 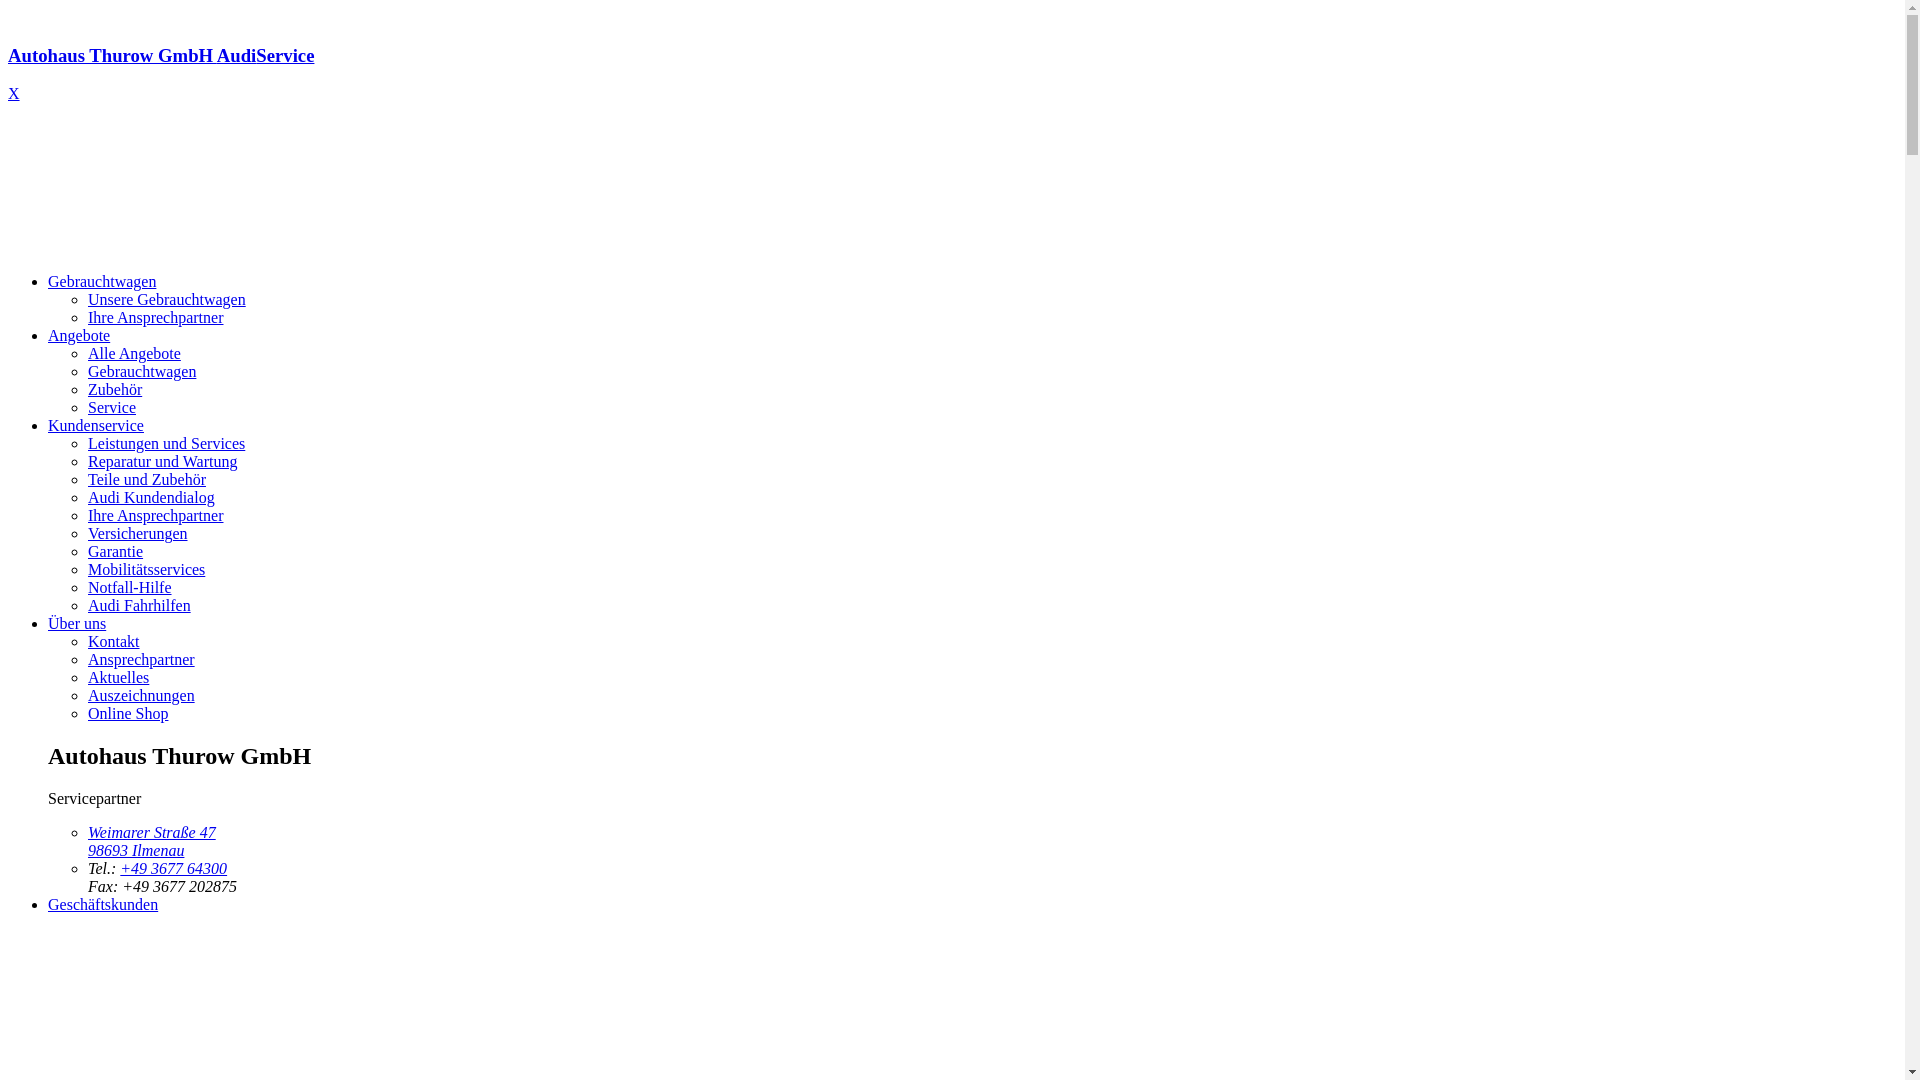 I want to click on 'Autohaus Thurow GmbH AudiService', so click(x=951, y=73).